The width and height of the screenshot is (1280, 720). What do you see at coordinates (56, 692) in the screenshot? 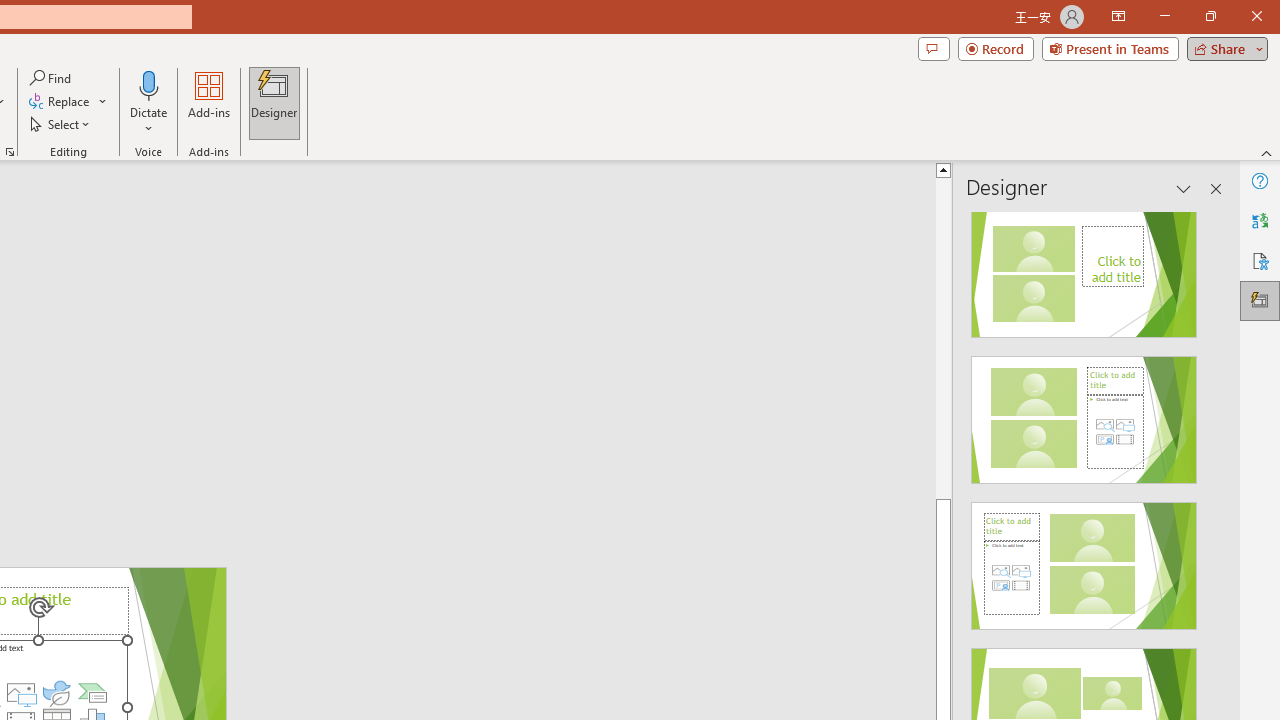
I see `'Insert an Icon'` at bounding box center [56, 692].